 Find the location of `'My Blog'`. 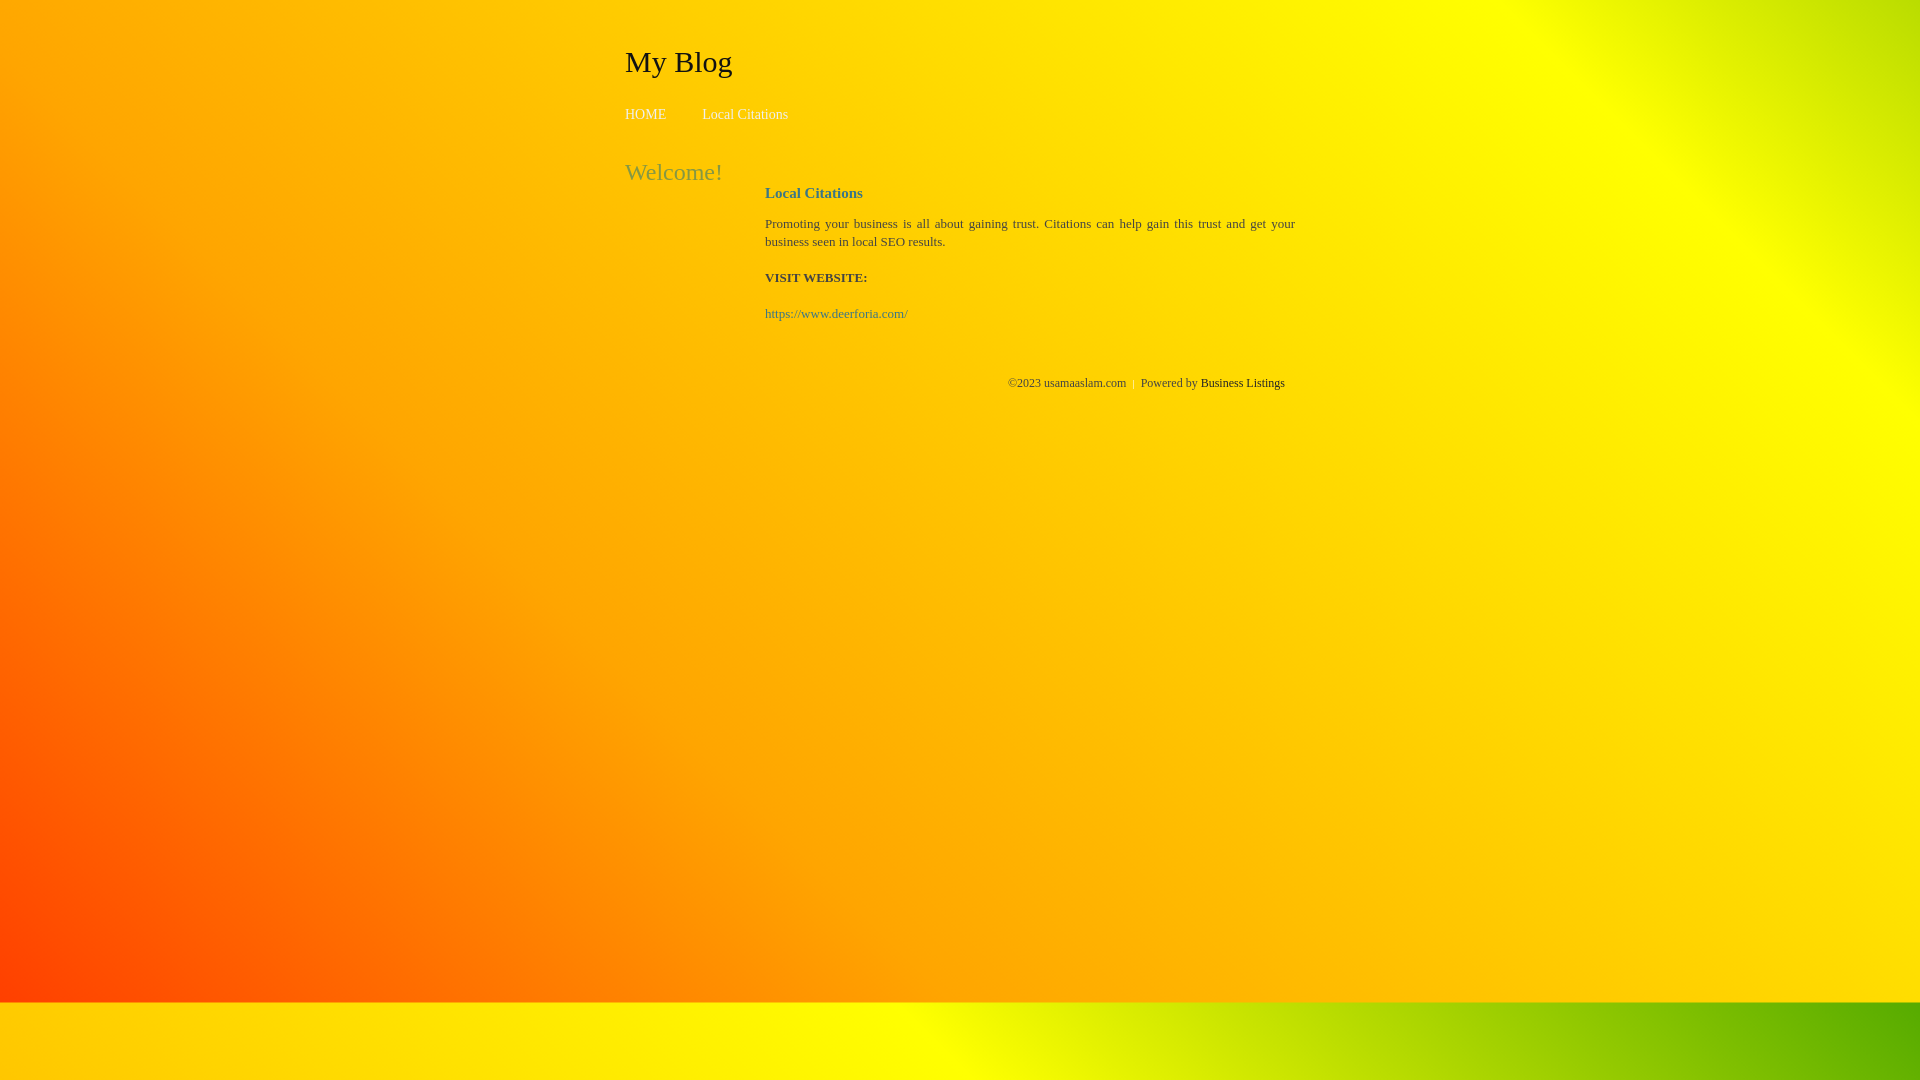

'My Blog' is located at coordinates (623, 60).